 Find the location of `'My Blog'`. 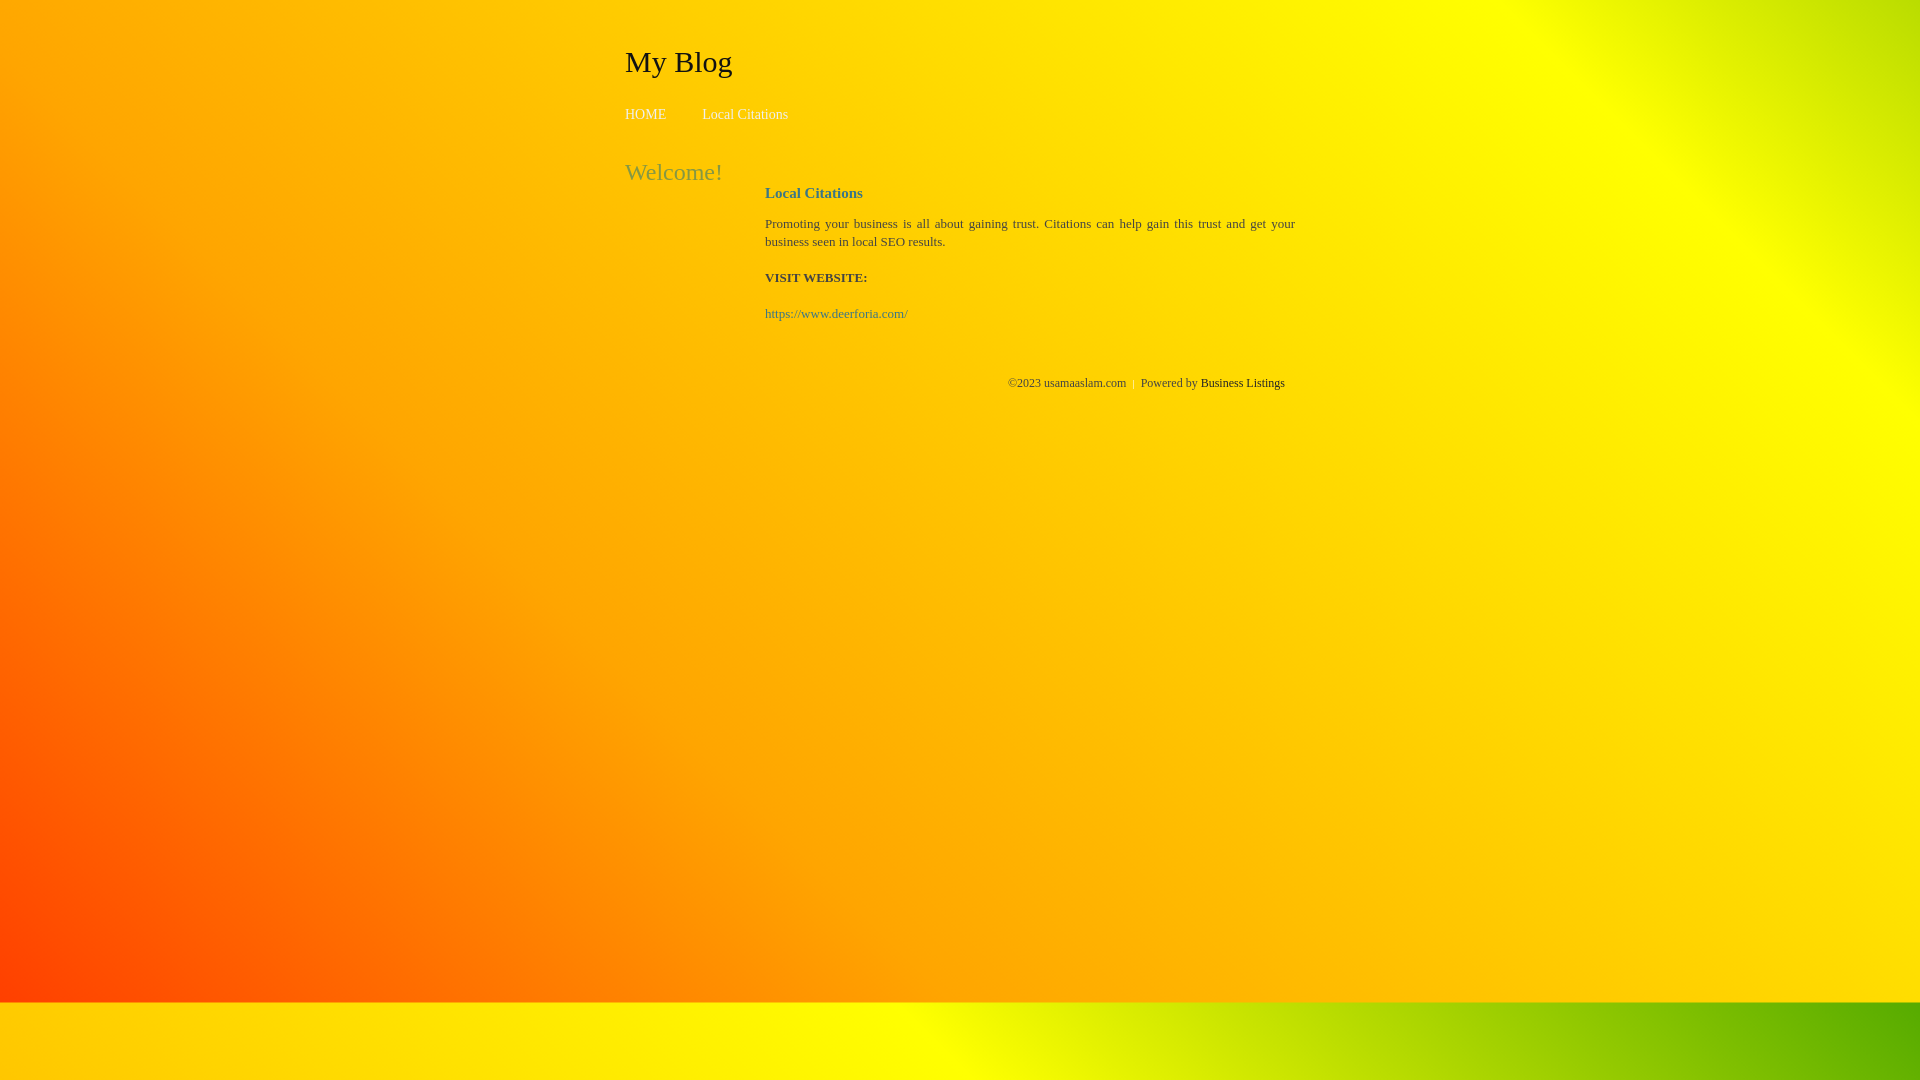

'My Blog' is located at coordinates (623, 60).